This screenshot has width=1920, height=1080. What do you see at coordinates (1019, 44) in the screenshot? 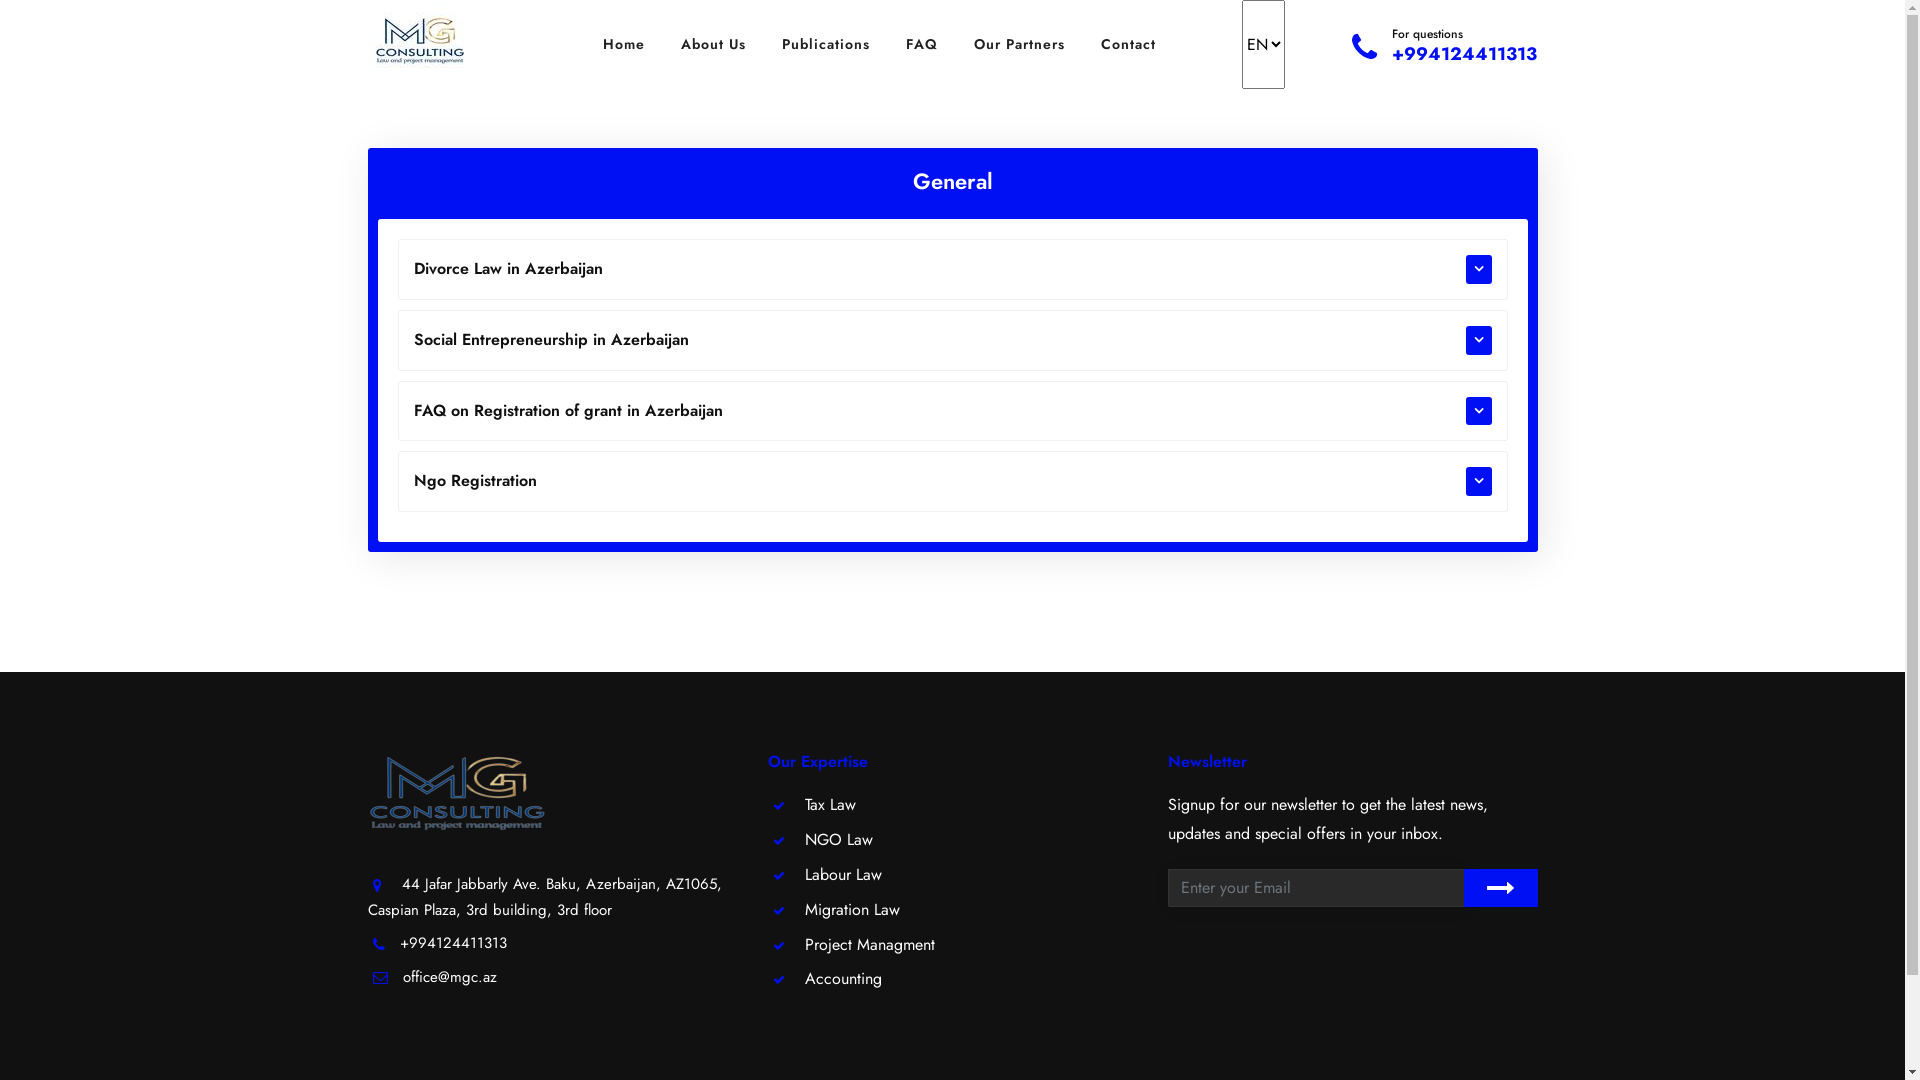
I see `'Our Partners'` at bounding box center [1019, 44].